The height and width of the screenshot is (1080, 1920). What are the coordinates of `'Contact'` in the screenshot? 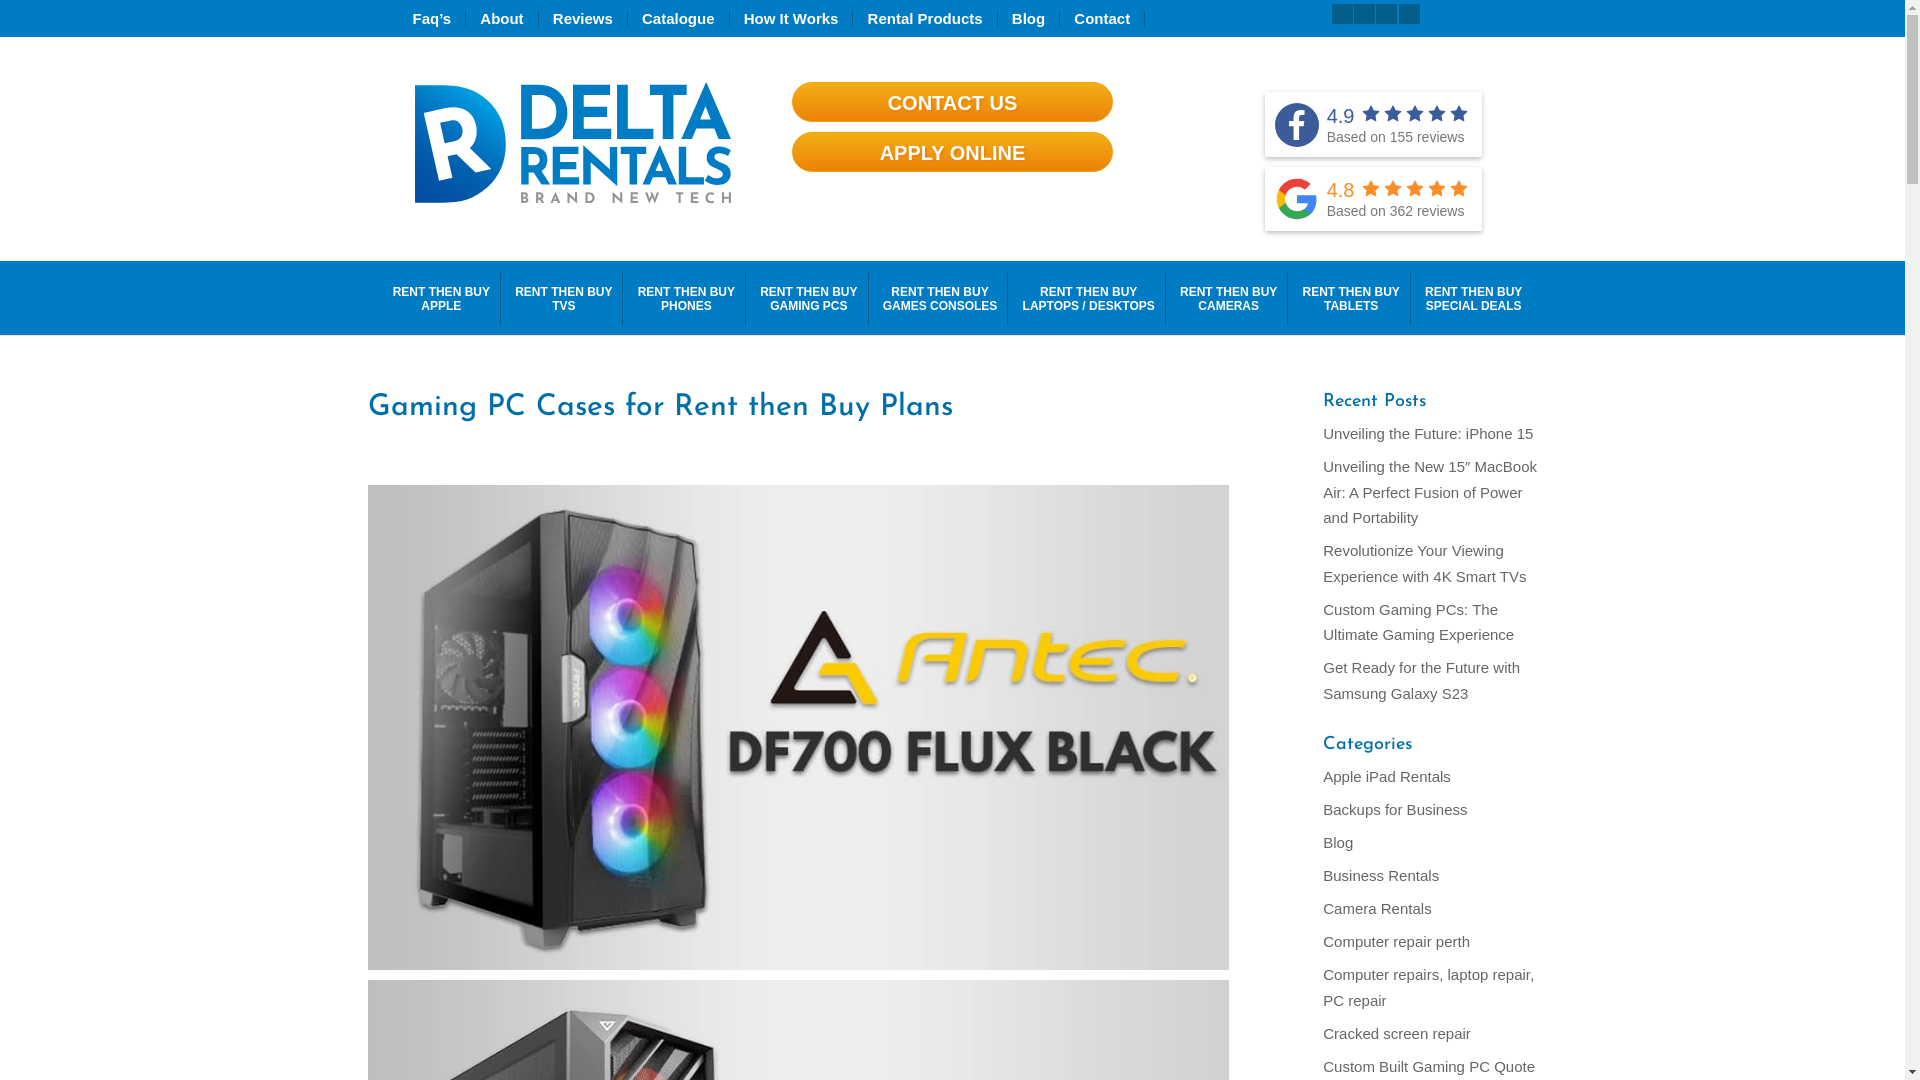 It's located at (1108, 19).